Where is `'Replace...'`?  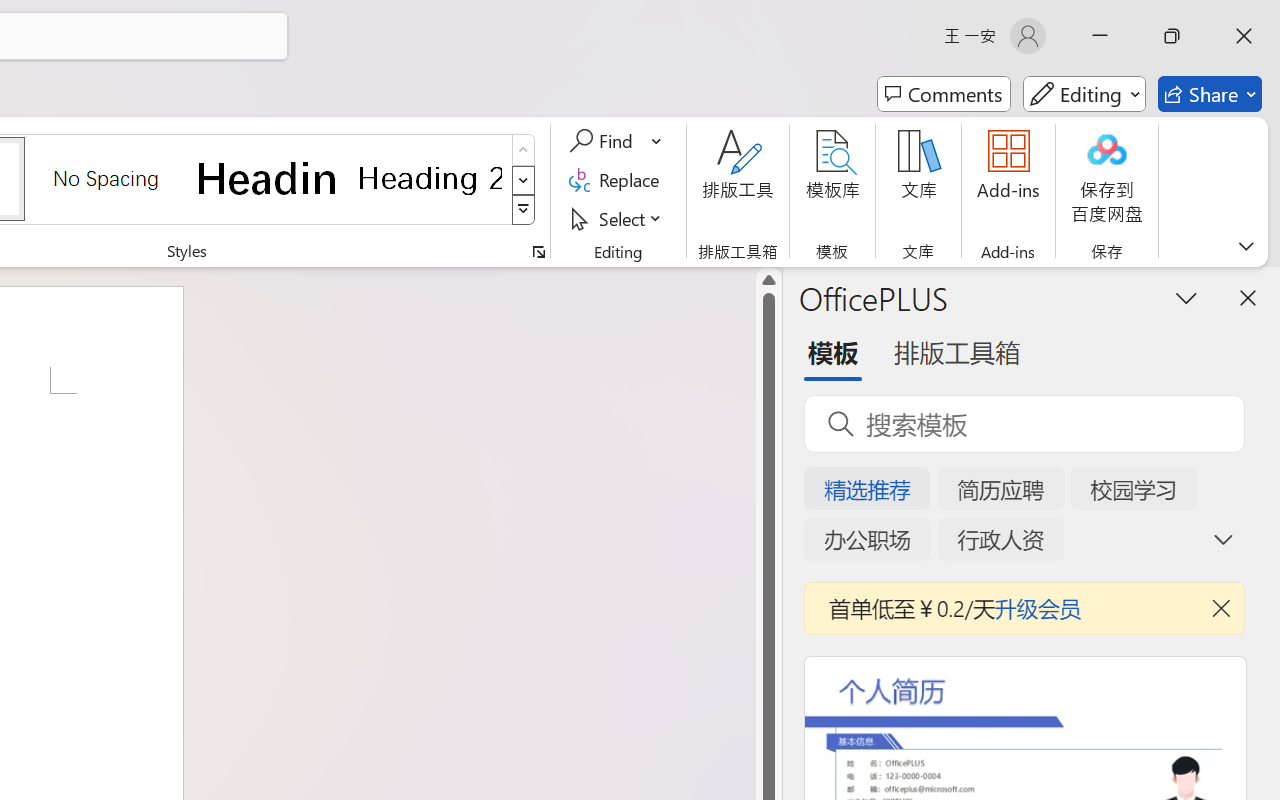
'Replace...' is located at coordinates (616, 179).